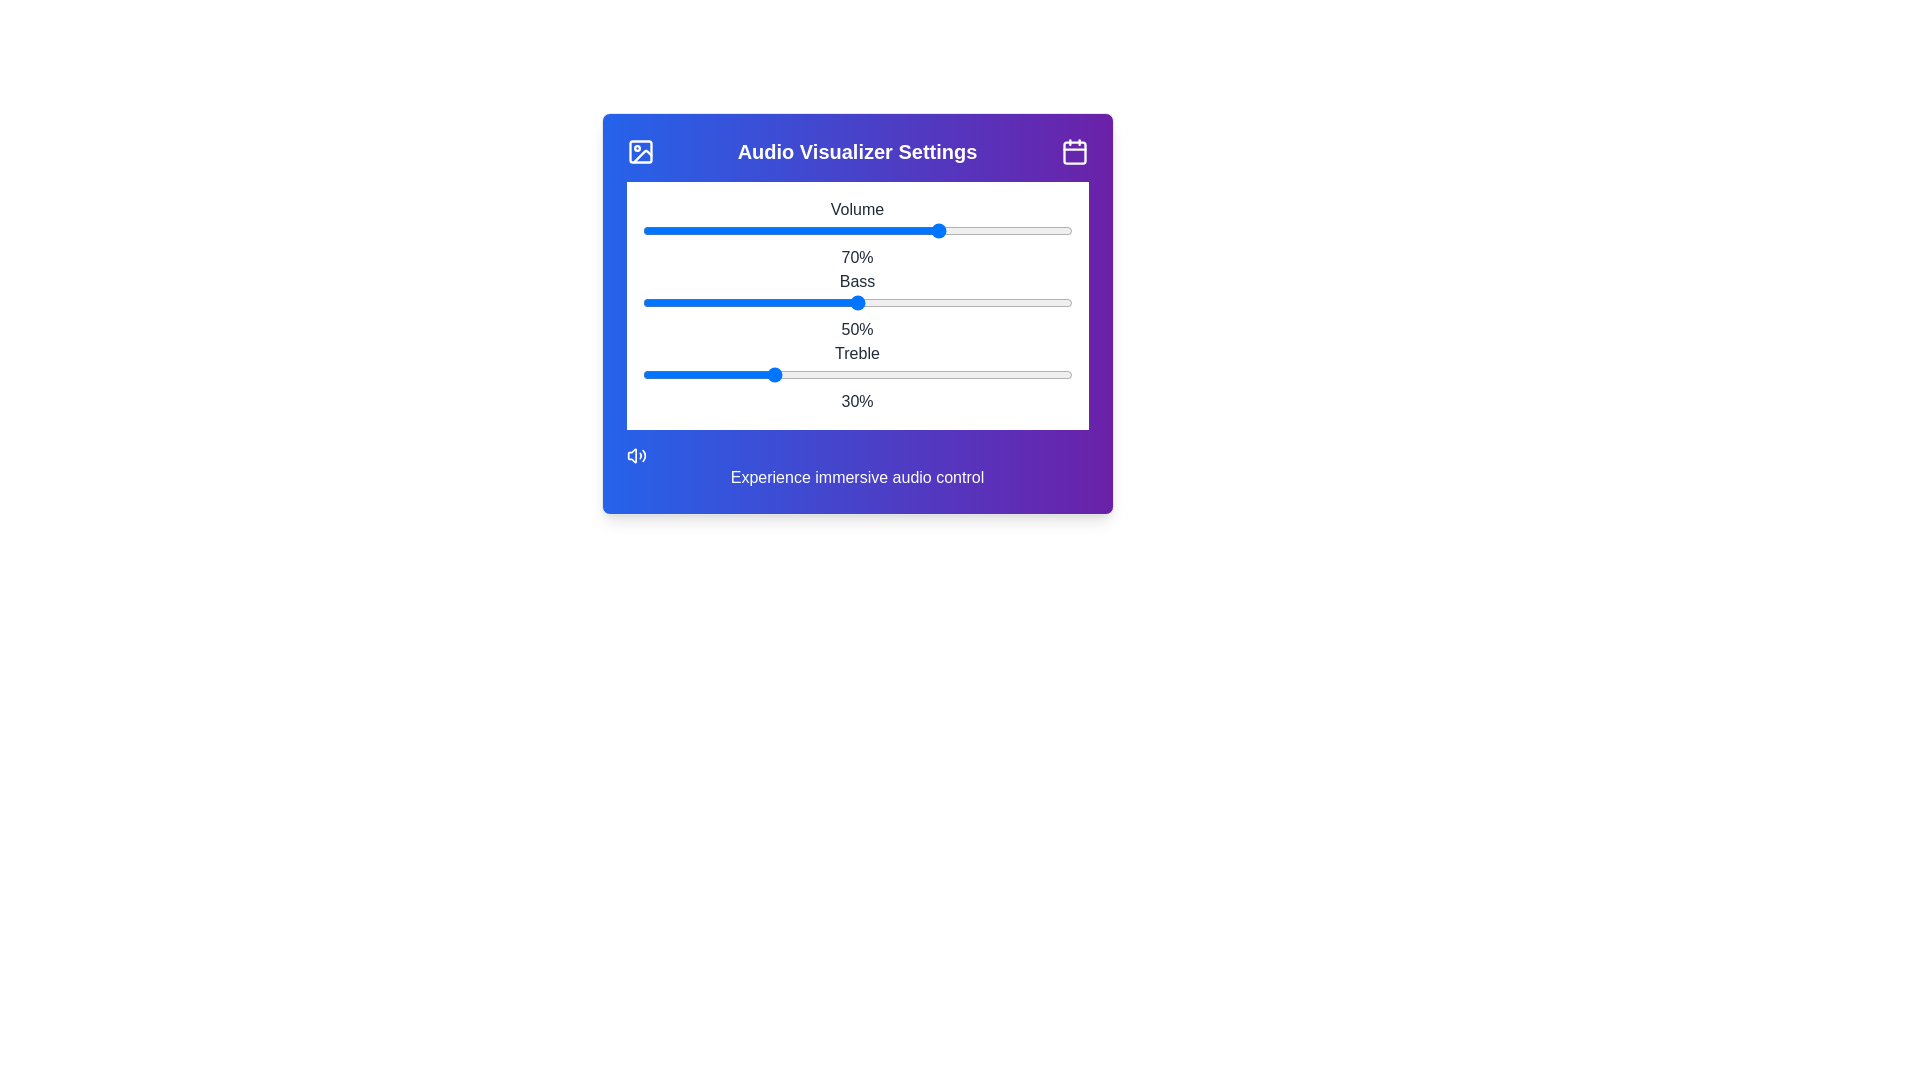 This screenshot has height=1080, width=1920. Describe the element at coordinates (797, 230) in the screenshot. I see `the volume slider to set the volume to 37%` at that location.